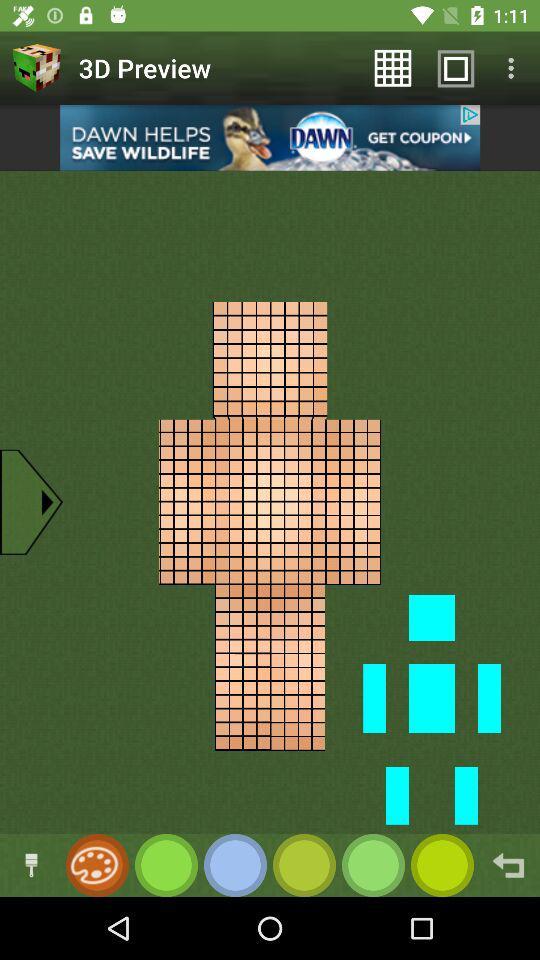 The image size is (540, 960). I want to click on open the color selection, so click(93, 864).